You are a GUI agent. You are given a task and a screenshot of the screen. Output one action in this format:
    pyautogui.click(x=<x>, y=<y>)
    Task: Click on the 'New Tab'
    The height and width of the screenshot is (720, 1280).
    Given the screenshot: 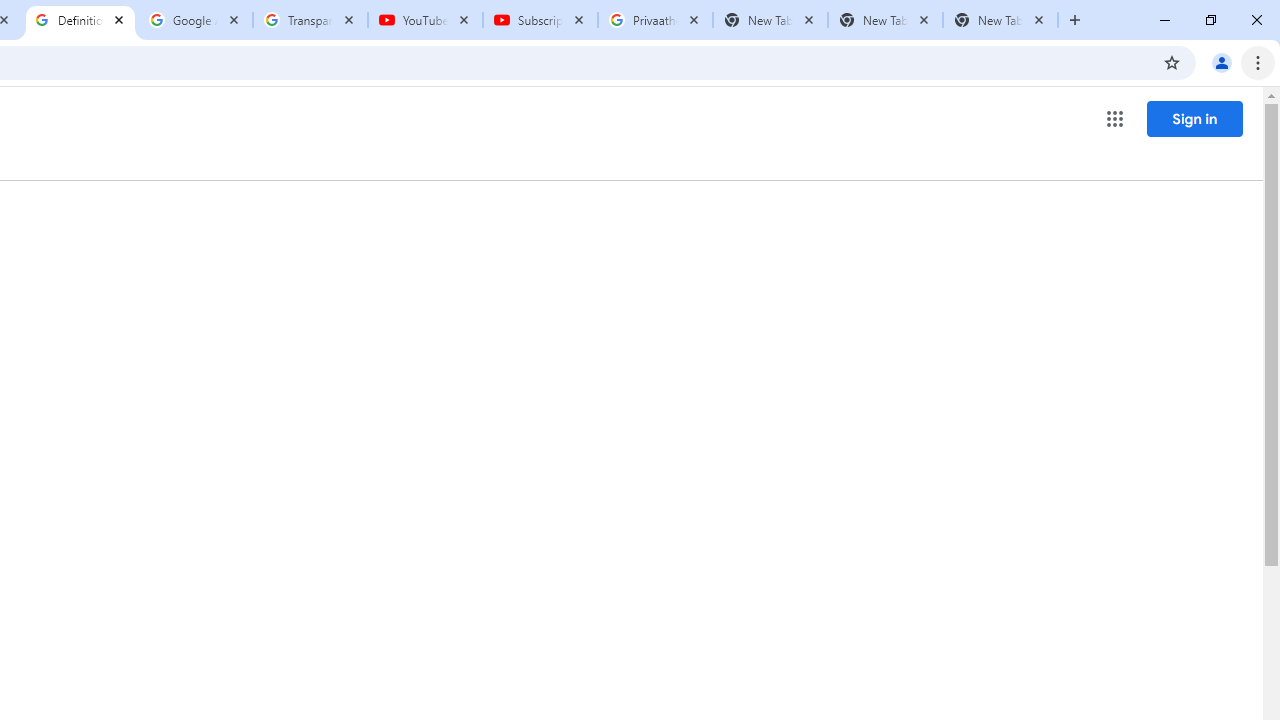 What is the action you would take?
    pyautogui.click(x=1000, y=20)
    